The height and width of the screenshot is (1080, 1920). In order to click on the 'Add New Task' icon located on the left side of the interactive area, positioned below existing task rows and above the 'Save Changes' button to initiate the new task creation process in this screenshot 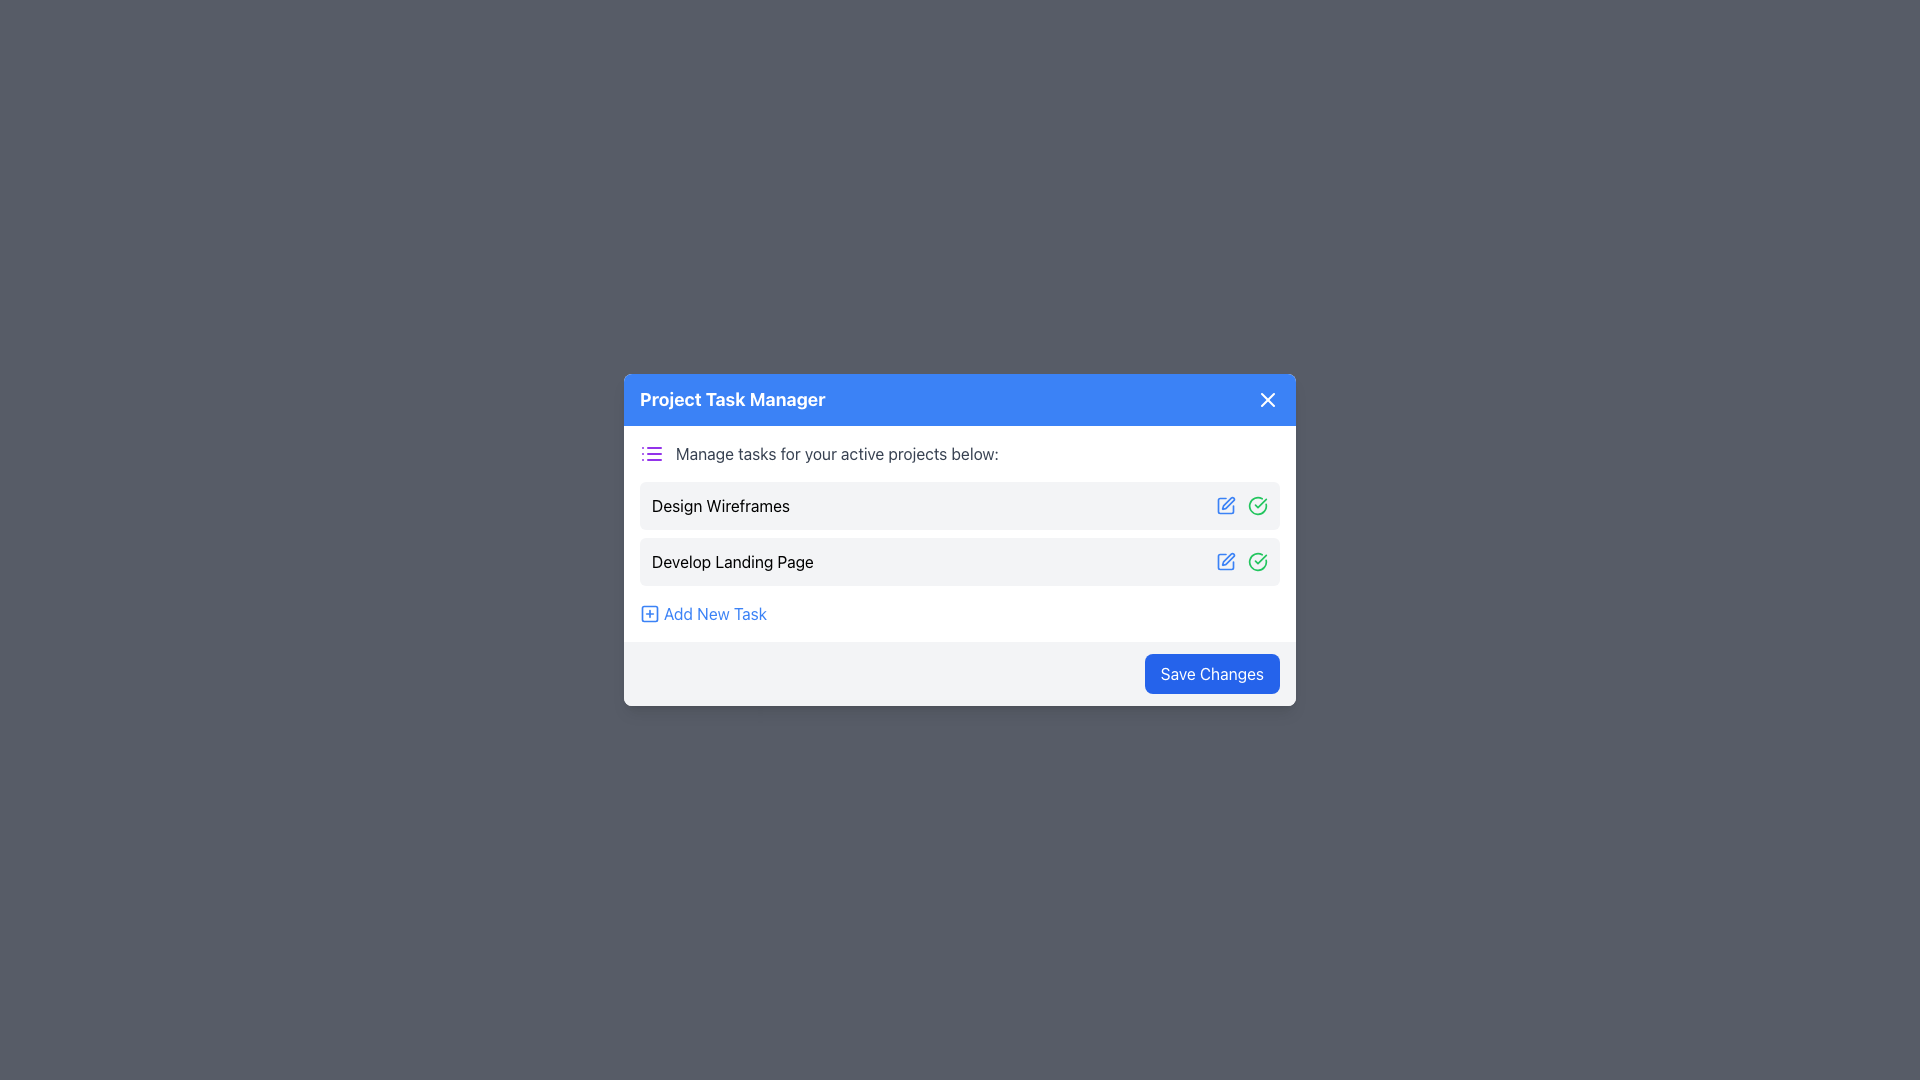, I will do `click(649, 612)`.